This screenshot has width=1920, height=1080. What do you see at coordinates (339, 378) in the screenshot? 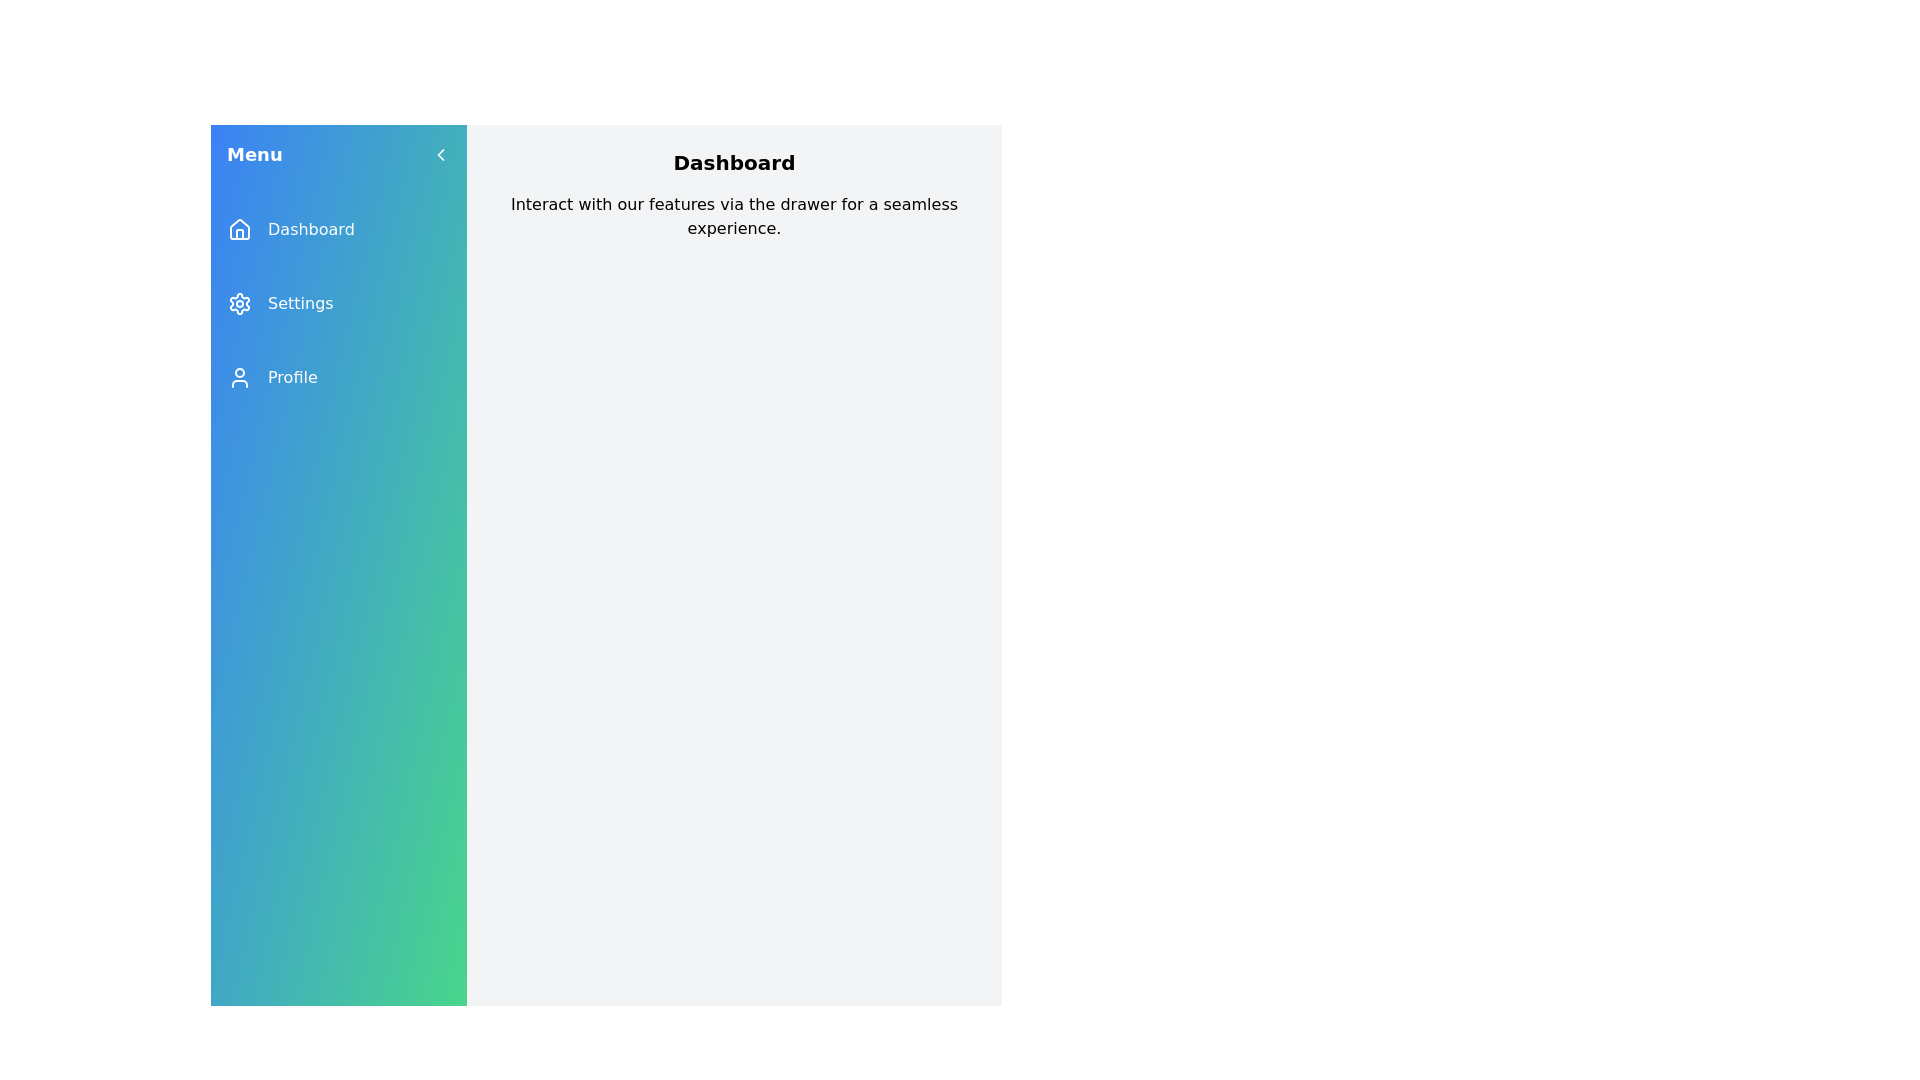
I see `the menu item labeled Profile to observe visual feedback` at bounding box center [339, 378].